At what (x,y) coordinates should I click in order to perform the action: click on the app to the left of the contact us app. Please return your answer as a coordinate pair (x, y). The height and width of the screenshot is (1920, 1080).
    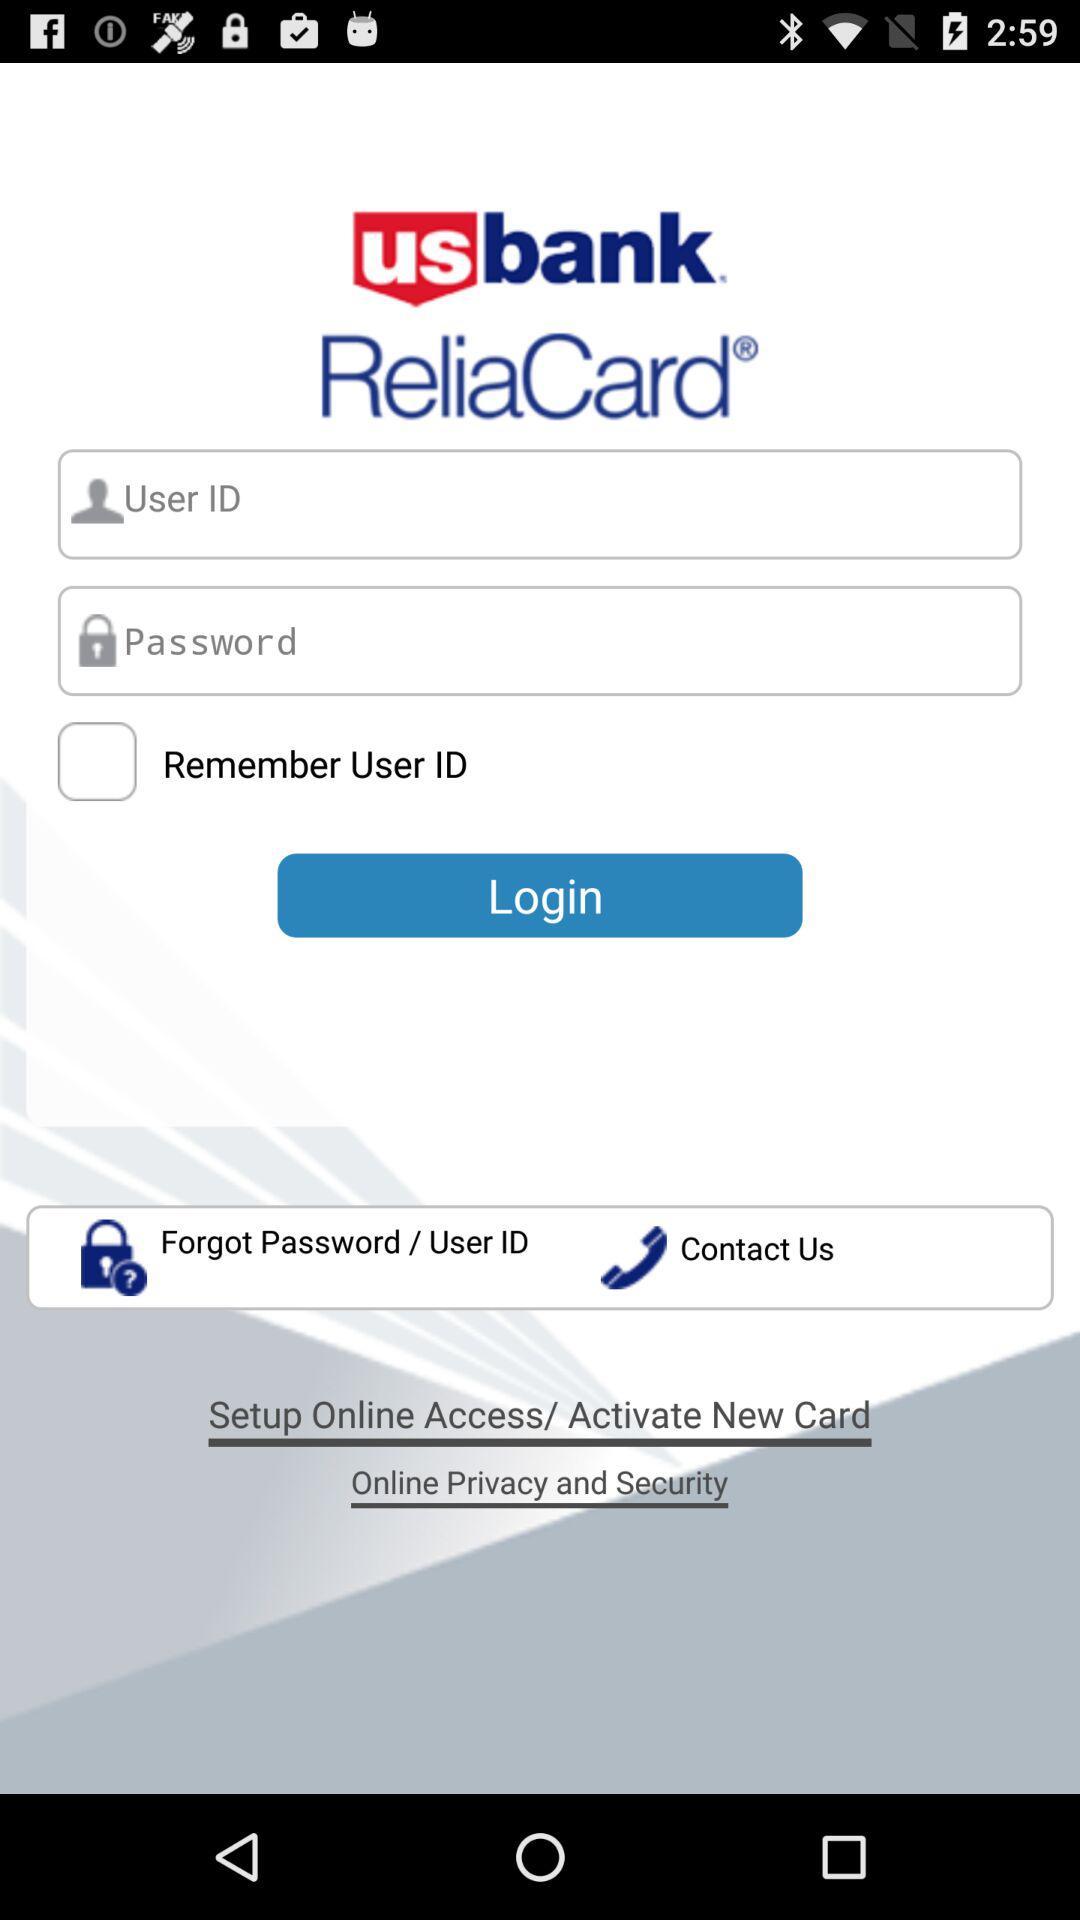
    Looking at the image, I should click on (306, 1256).